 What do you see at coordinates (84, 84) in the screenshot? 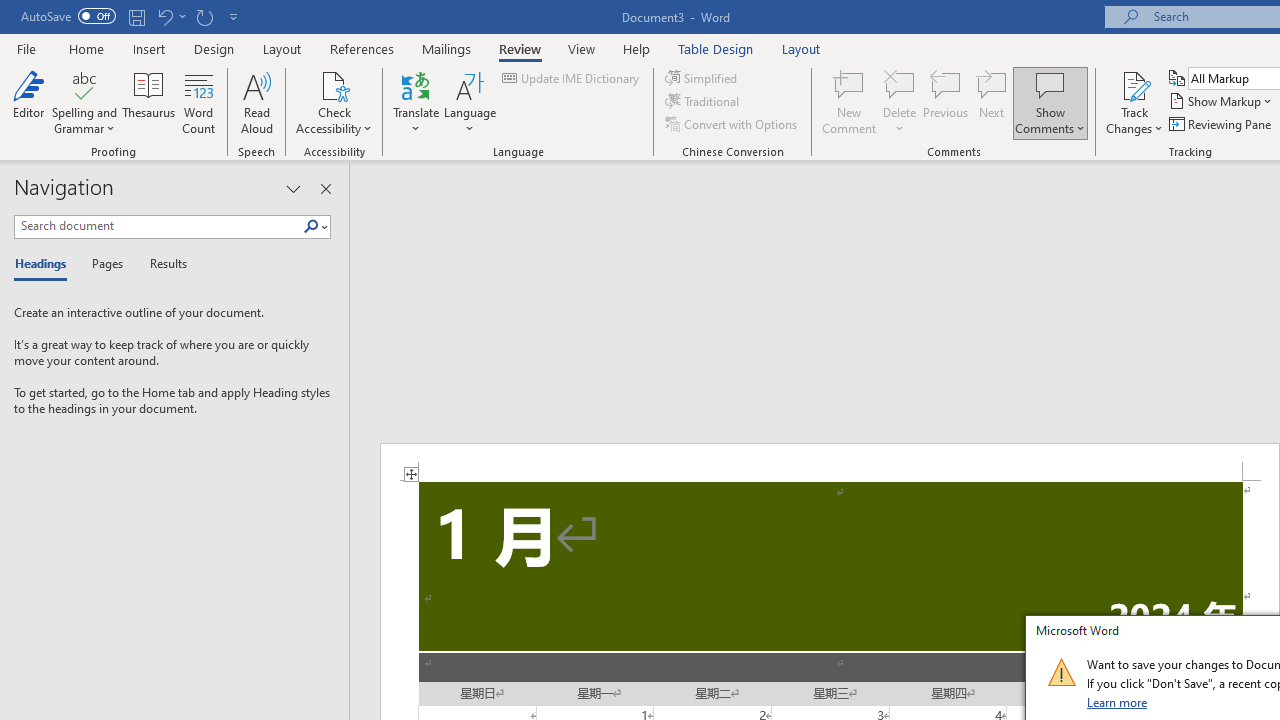
I see `'Spelling and Grammar'` at bounding box center [84, 84].